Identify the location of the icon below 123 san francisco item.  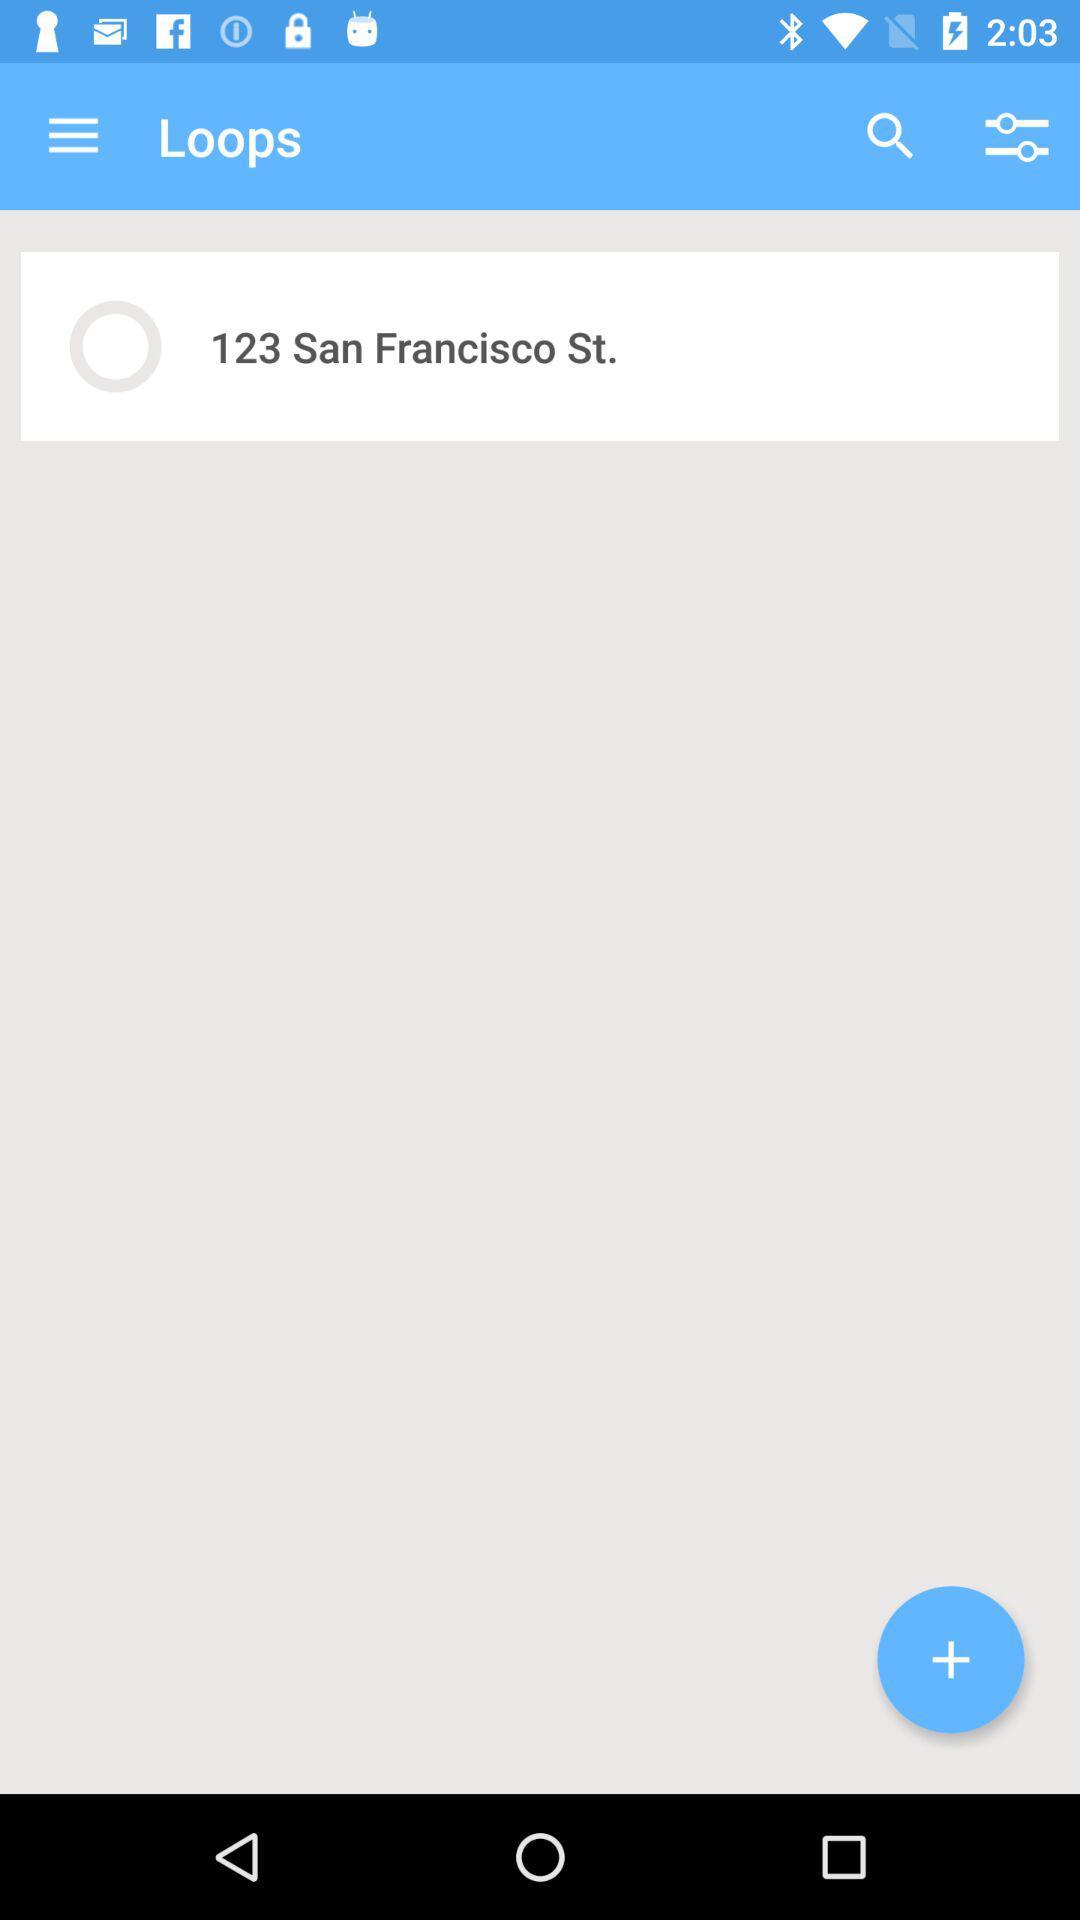
(950, 1659).